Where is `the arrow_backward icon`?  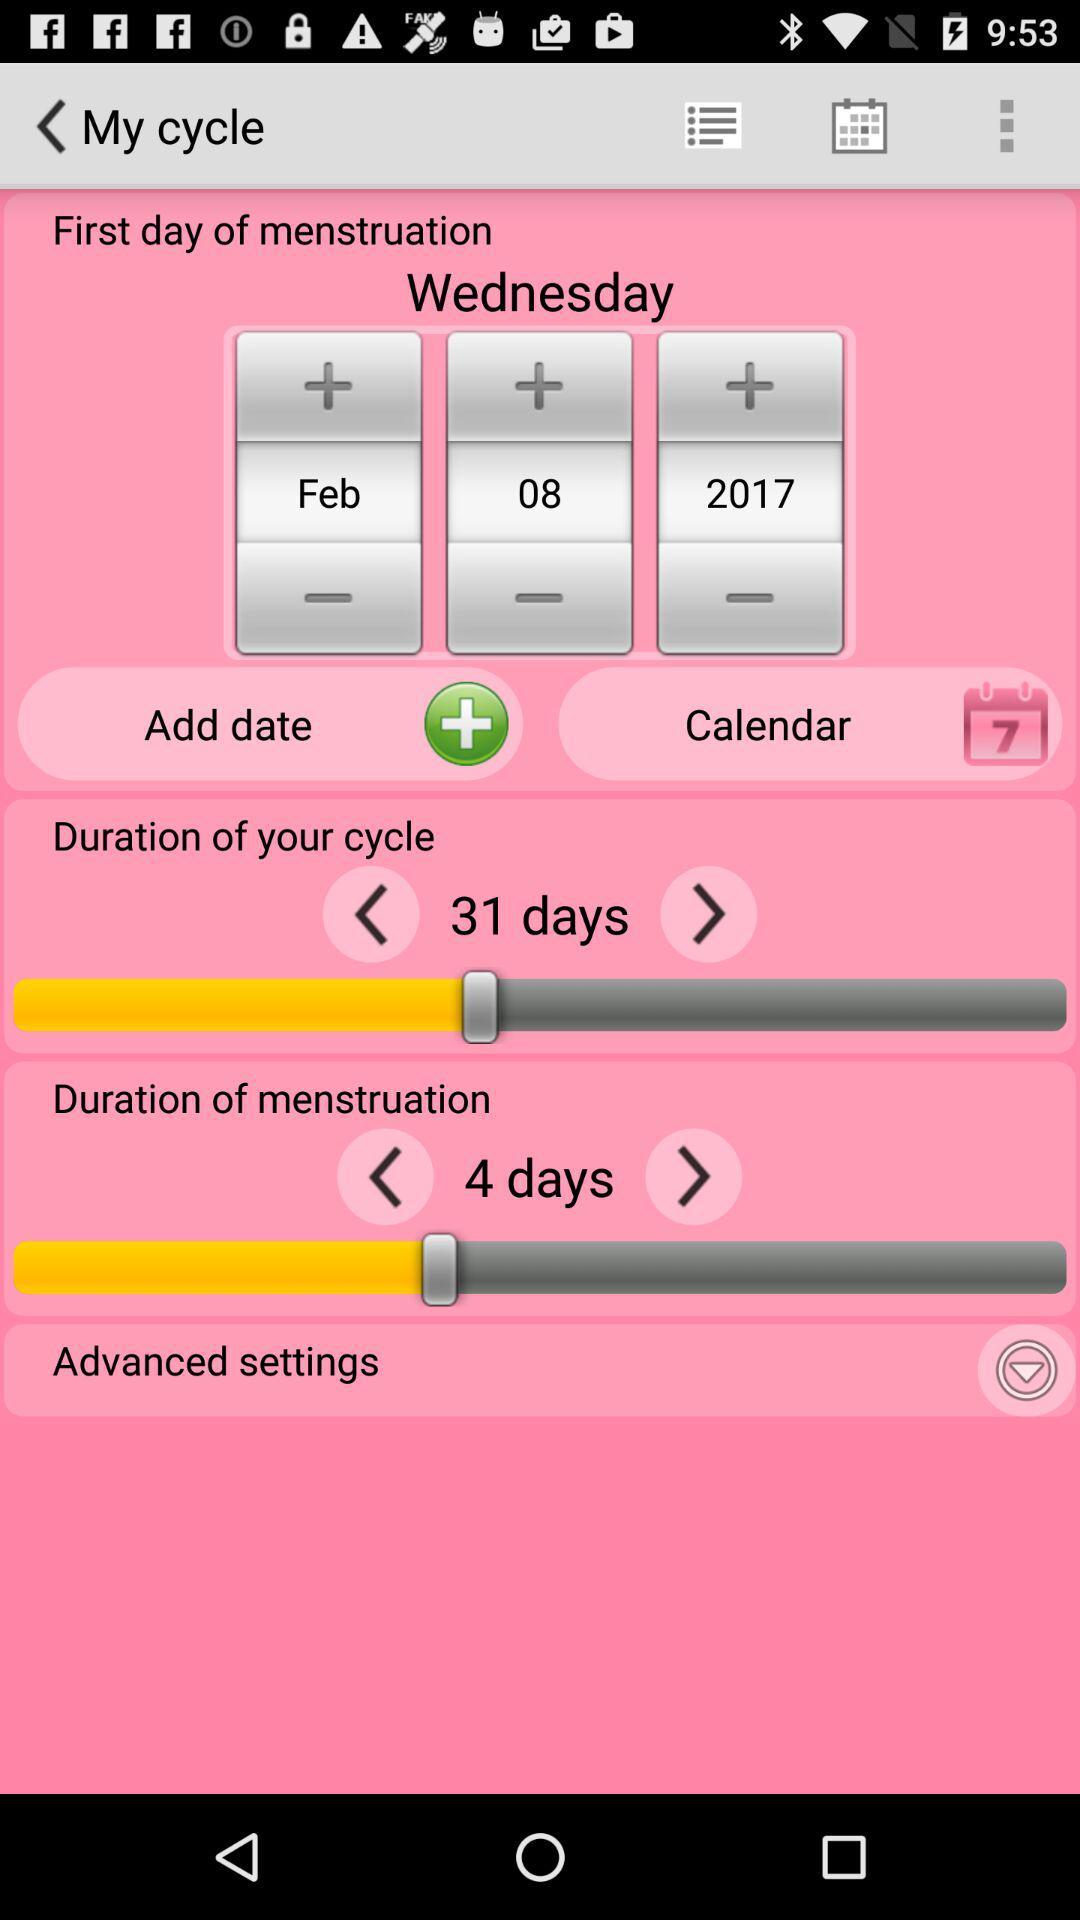 the arrow_backward icon is located at coordinates (385, 1258).